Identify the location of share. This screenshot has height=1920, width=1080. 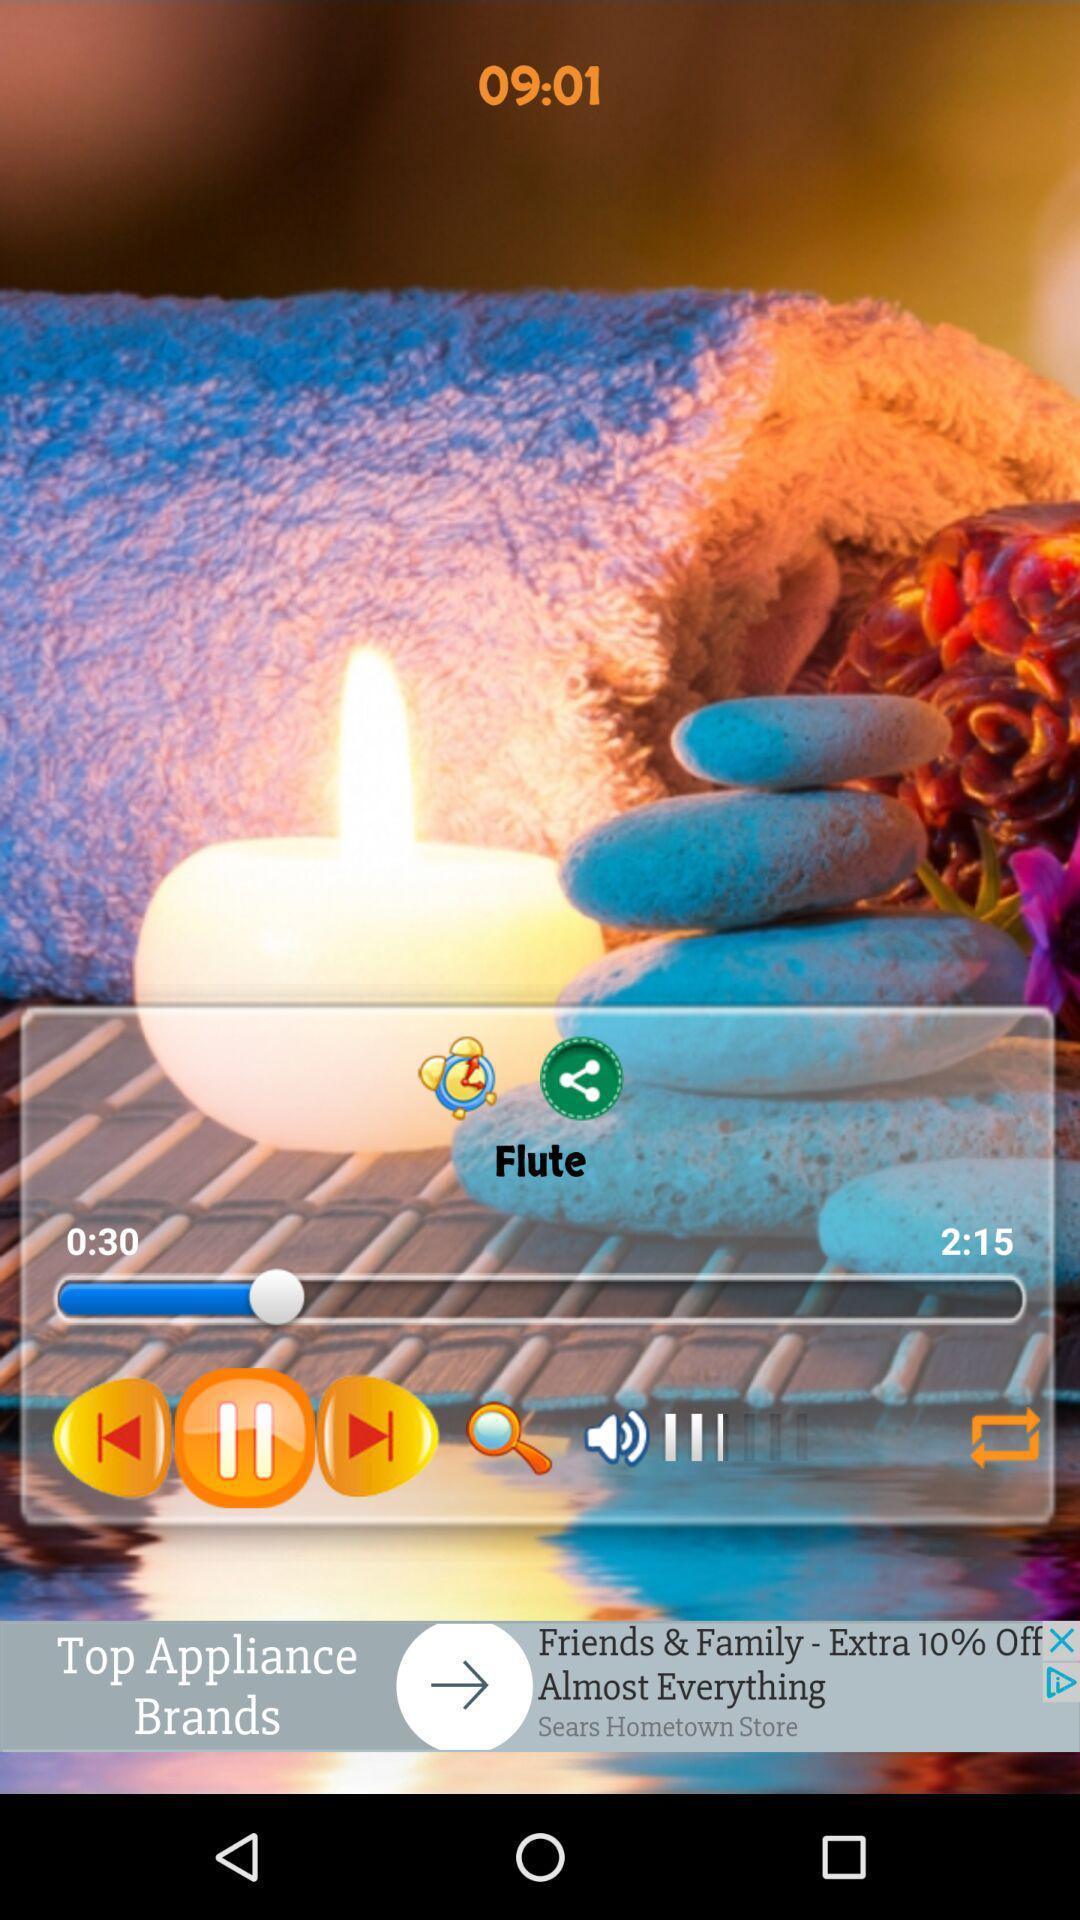
(582, 1077).